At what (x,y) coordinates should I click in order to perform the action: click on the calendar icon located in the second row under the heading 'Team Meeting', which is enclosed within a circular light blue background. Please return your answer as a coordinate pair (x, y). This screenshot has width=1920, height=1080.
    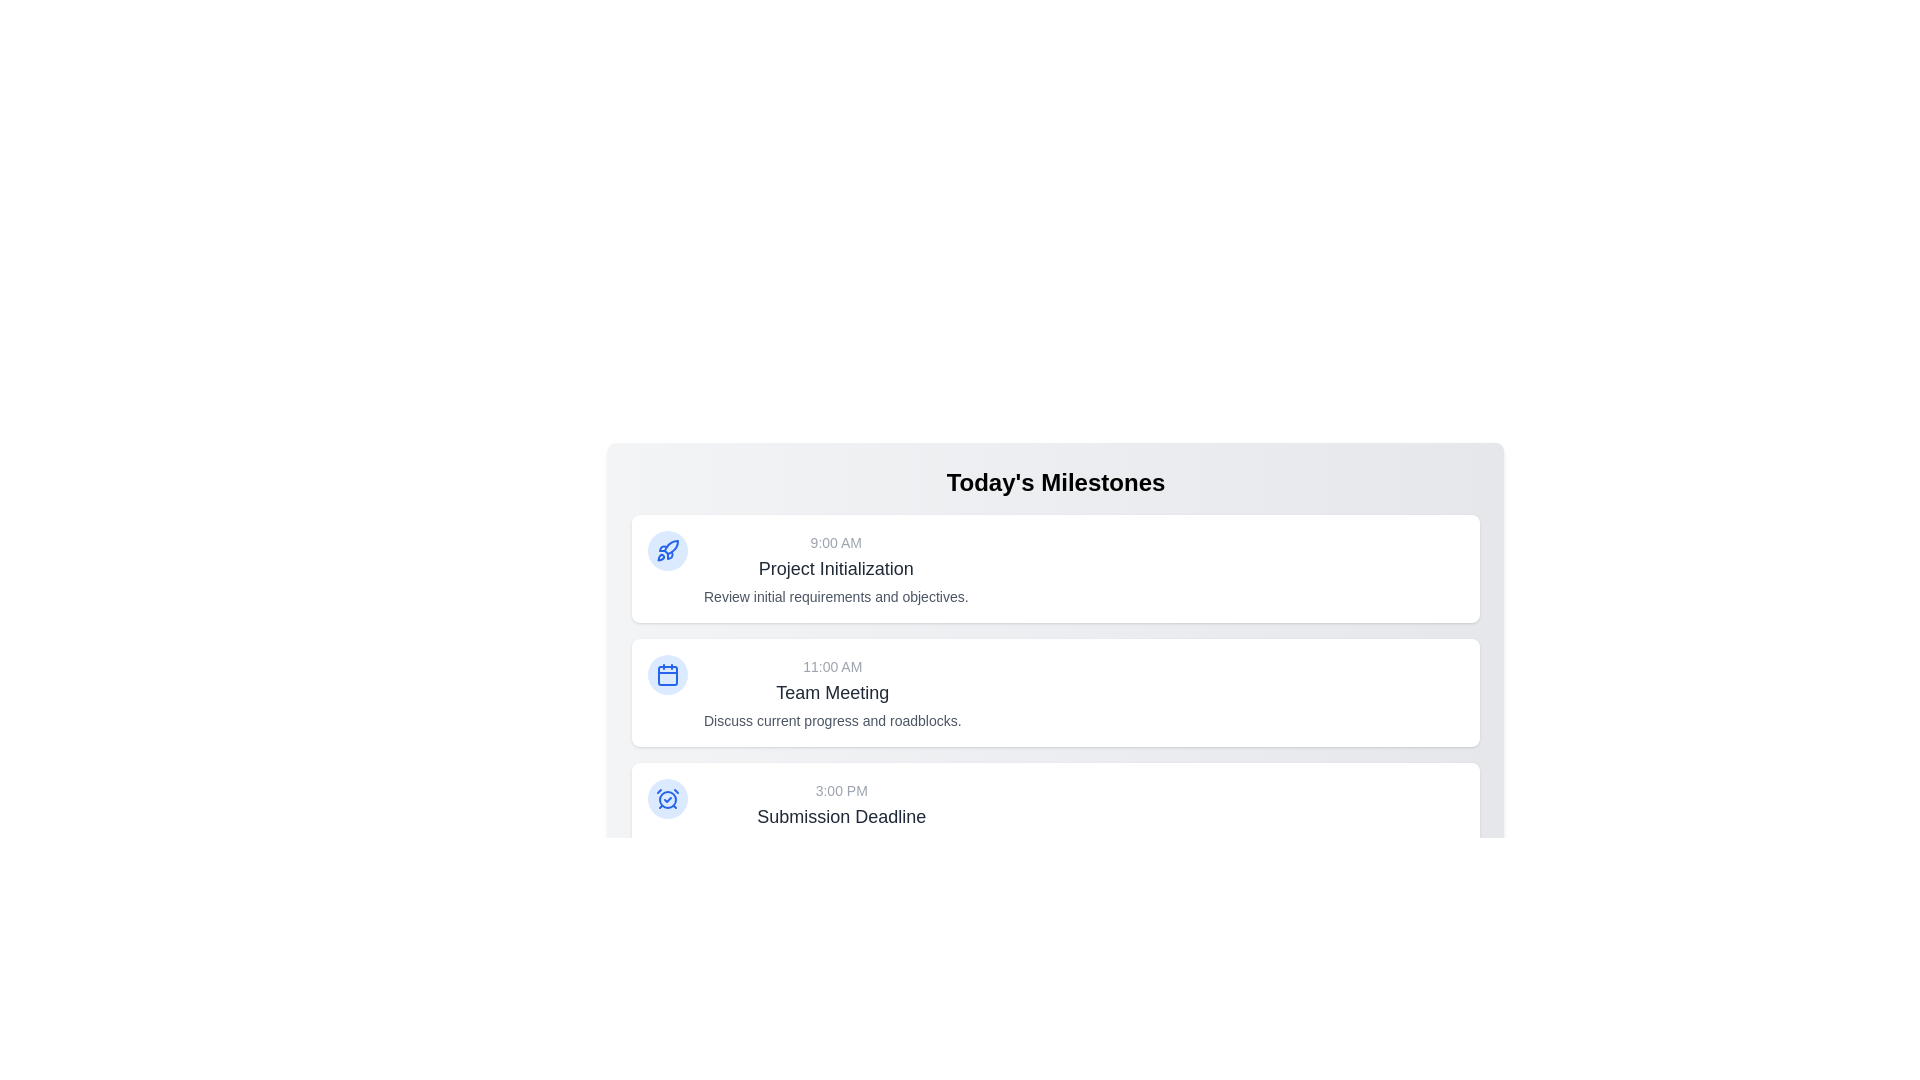
    Looking at the image, I should click on (667, 675).